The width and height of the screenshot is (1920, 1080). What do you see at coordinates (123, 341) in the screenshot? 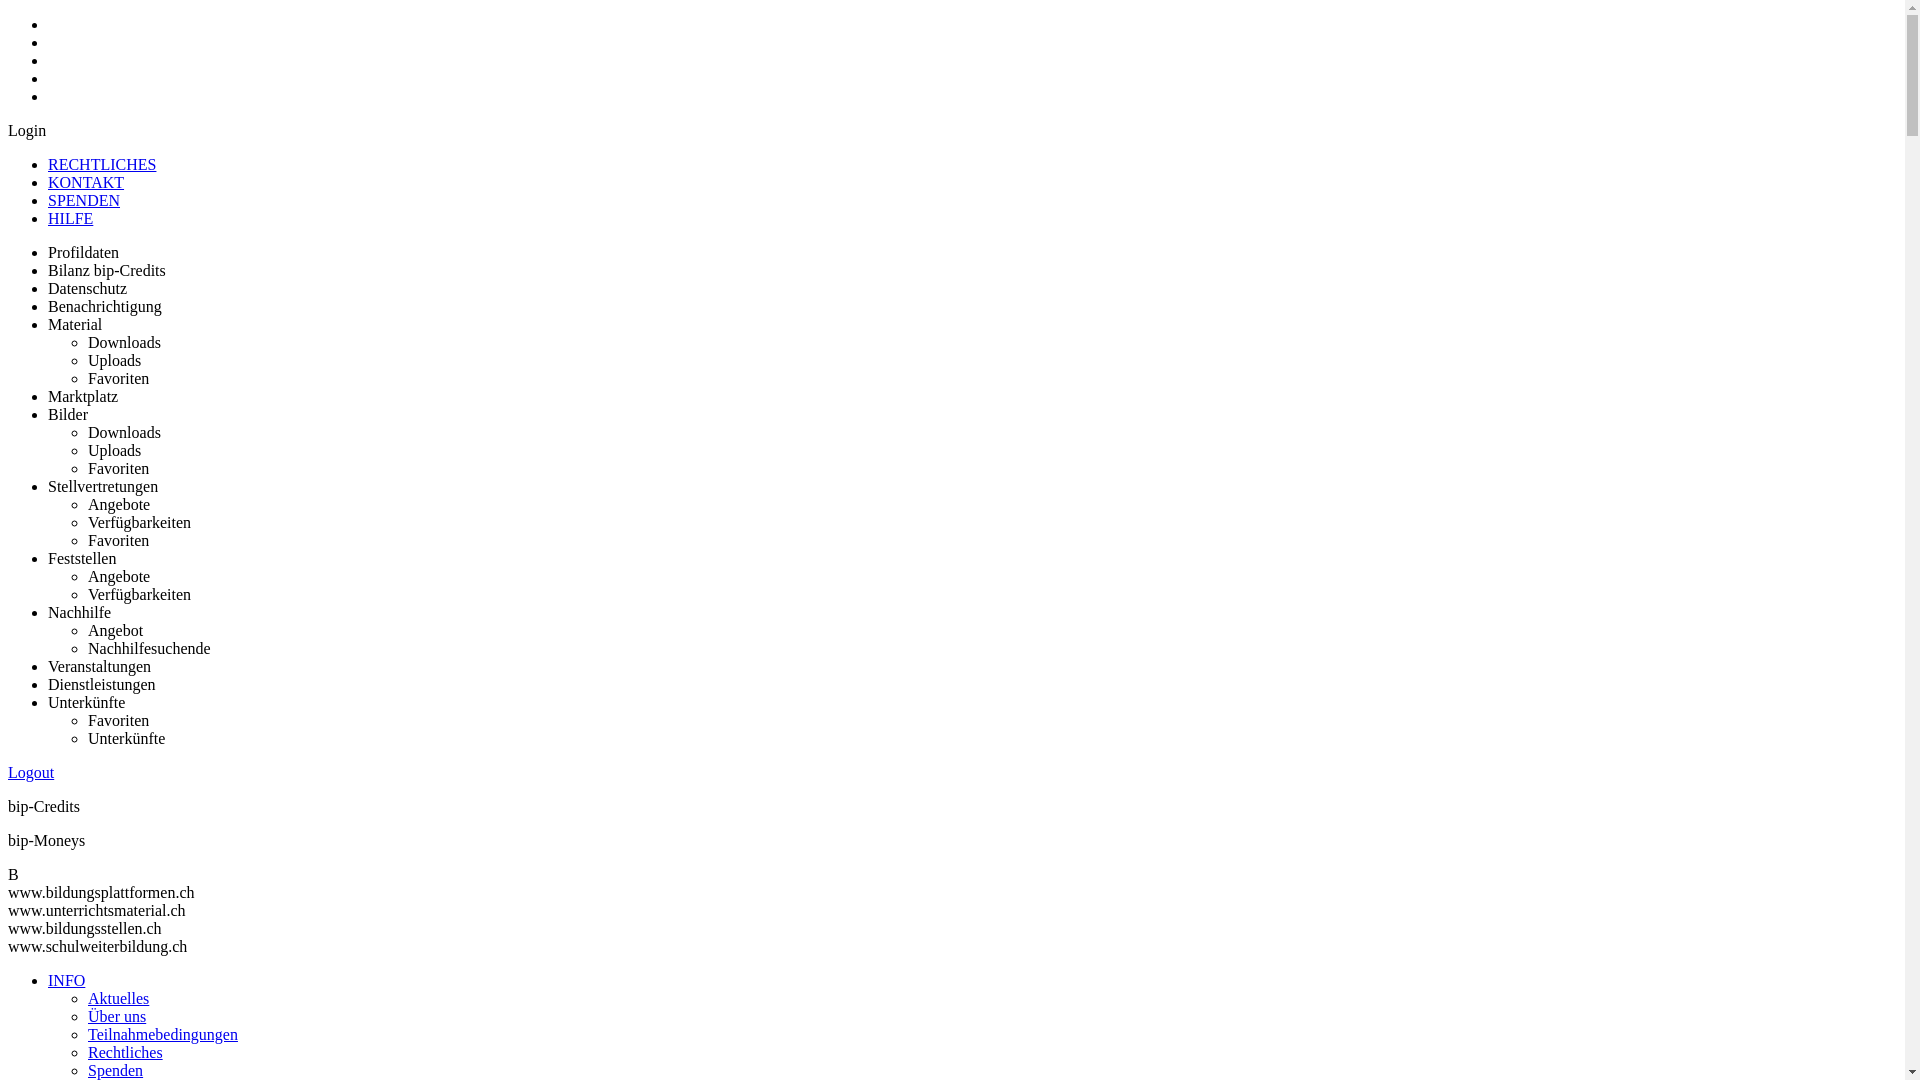
I see `'Downloads'` at bounding box center [123, 341].